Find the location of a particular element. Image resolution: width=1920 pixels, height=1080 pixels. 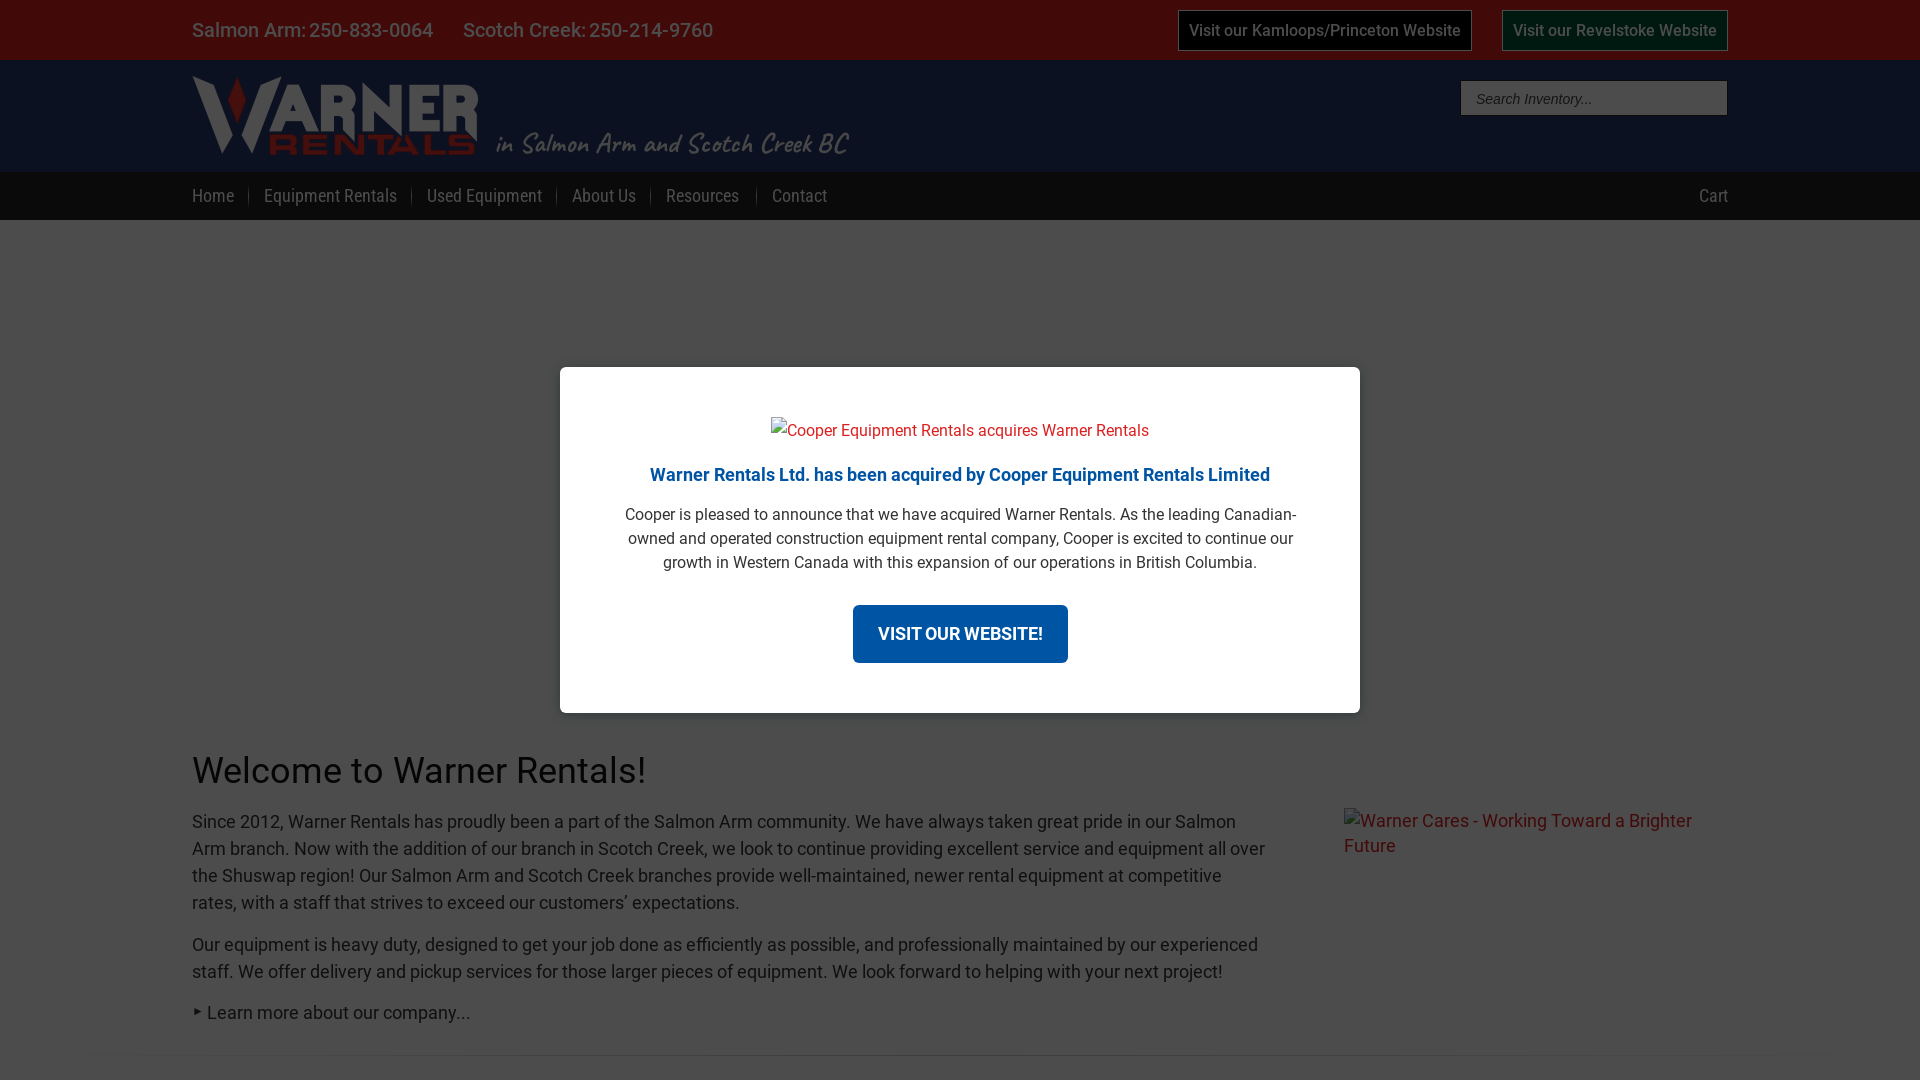

'VISIT OUR WEBSITE!' is located at coordinates (958, 633).